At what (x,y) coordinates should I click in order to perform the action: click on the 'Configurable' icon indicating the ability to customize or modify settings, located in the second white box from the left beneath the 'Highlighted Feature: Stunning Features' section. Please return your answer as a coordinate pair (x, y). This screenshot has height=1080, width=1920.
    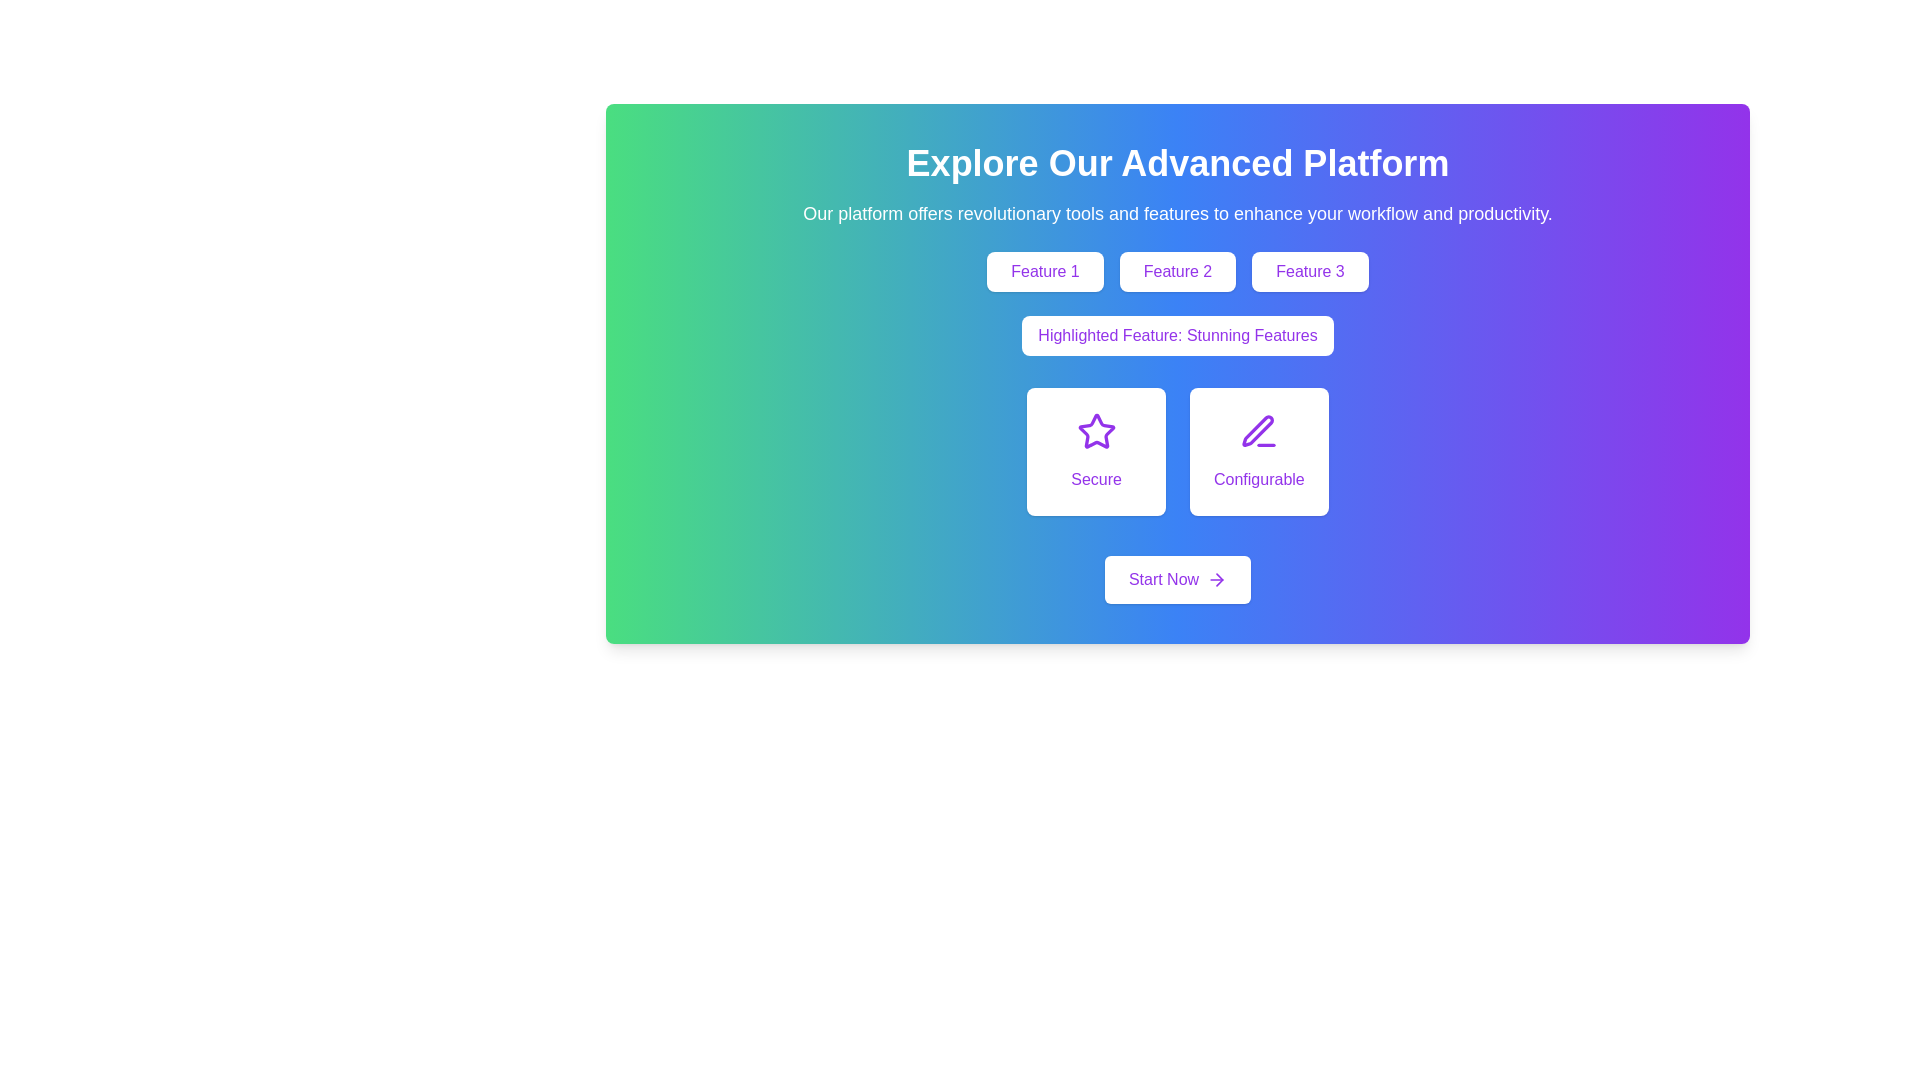
    Looking at the image, I should click on (1258, 431).